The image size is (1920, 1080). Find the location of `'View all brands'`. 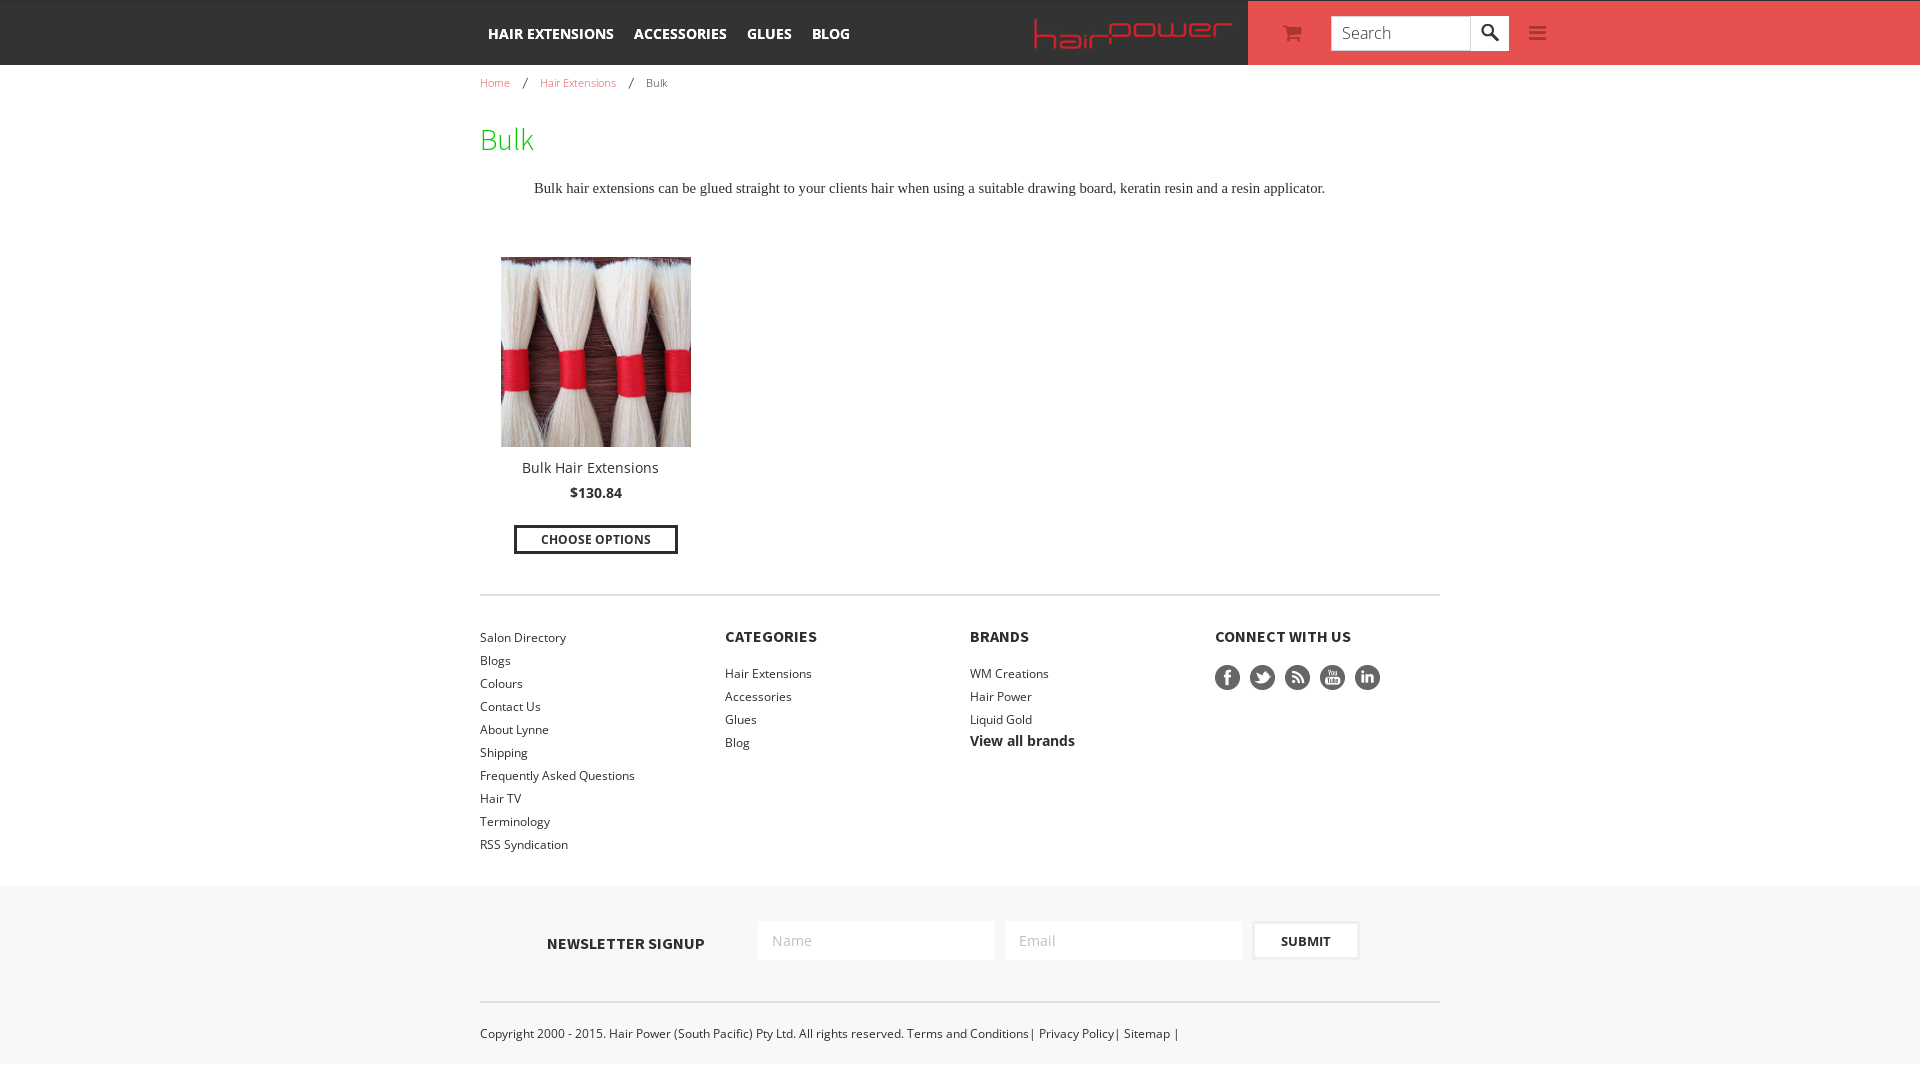

'View all brands' is located at coordinates (1022, 740).